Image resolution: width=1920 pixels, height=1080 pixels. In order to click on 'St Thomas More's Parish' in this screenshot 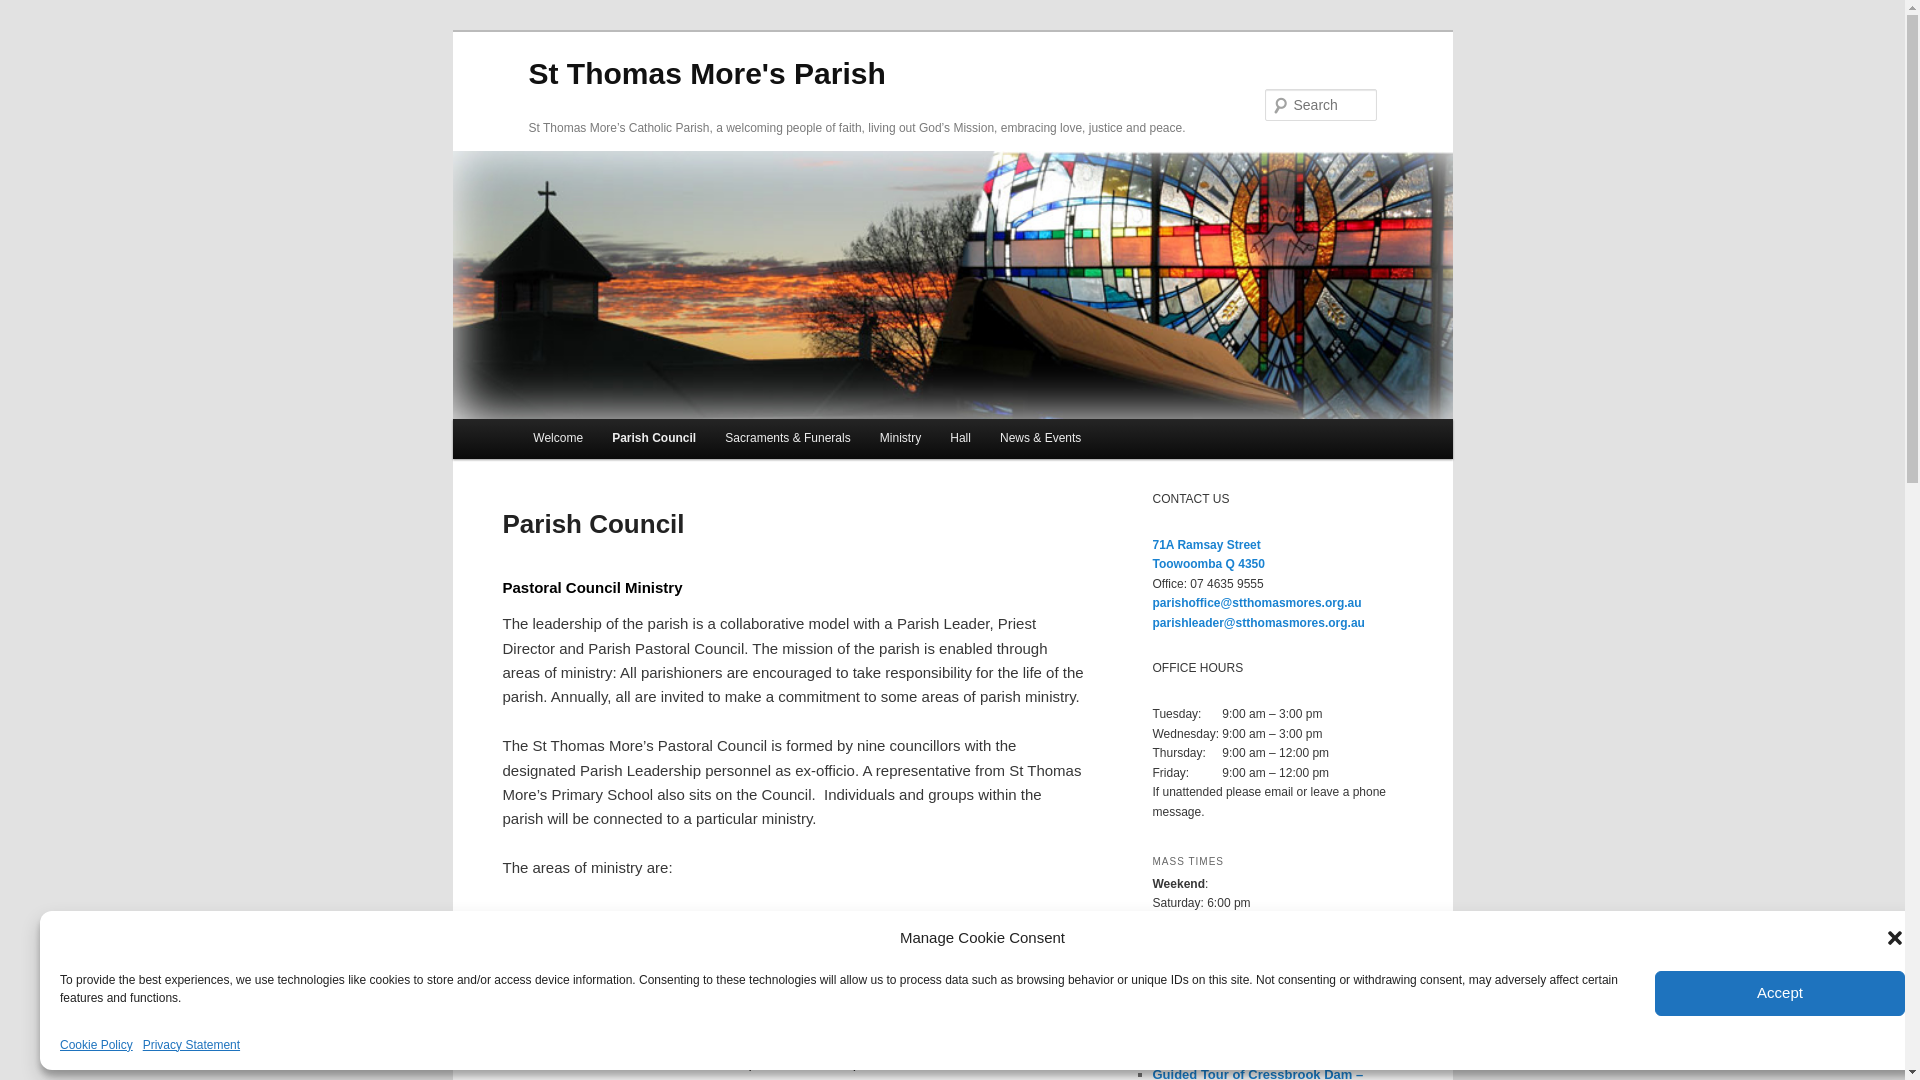, I will do `click(706, 72)`.